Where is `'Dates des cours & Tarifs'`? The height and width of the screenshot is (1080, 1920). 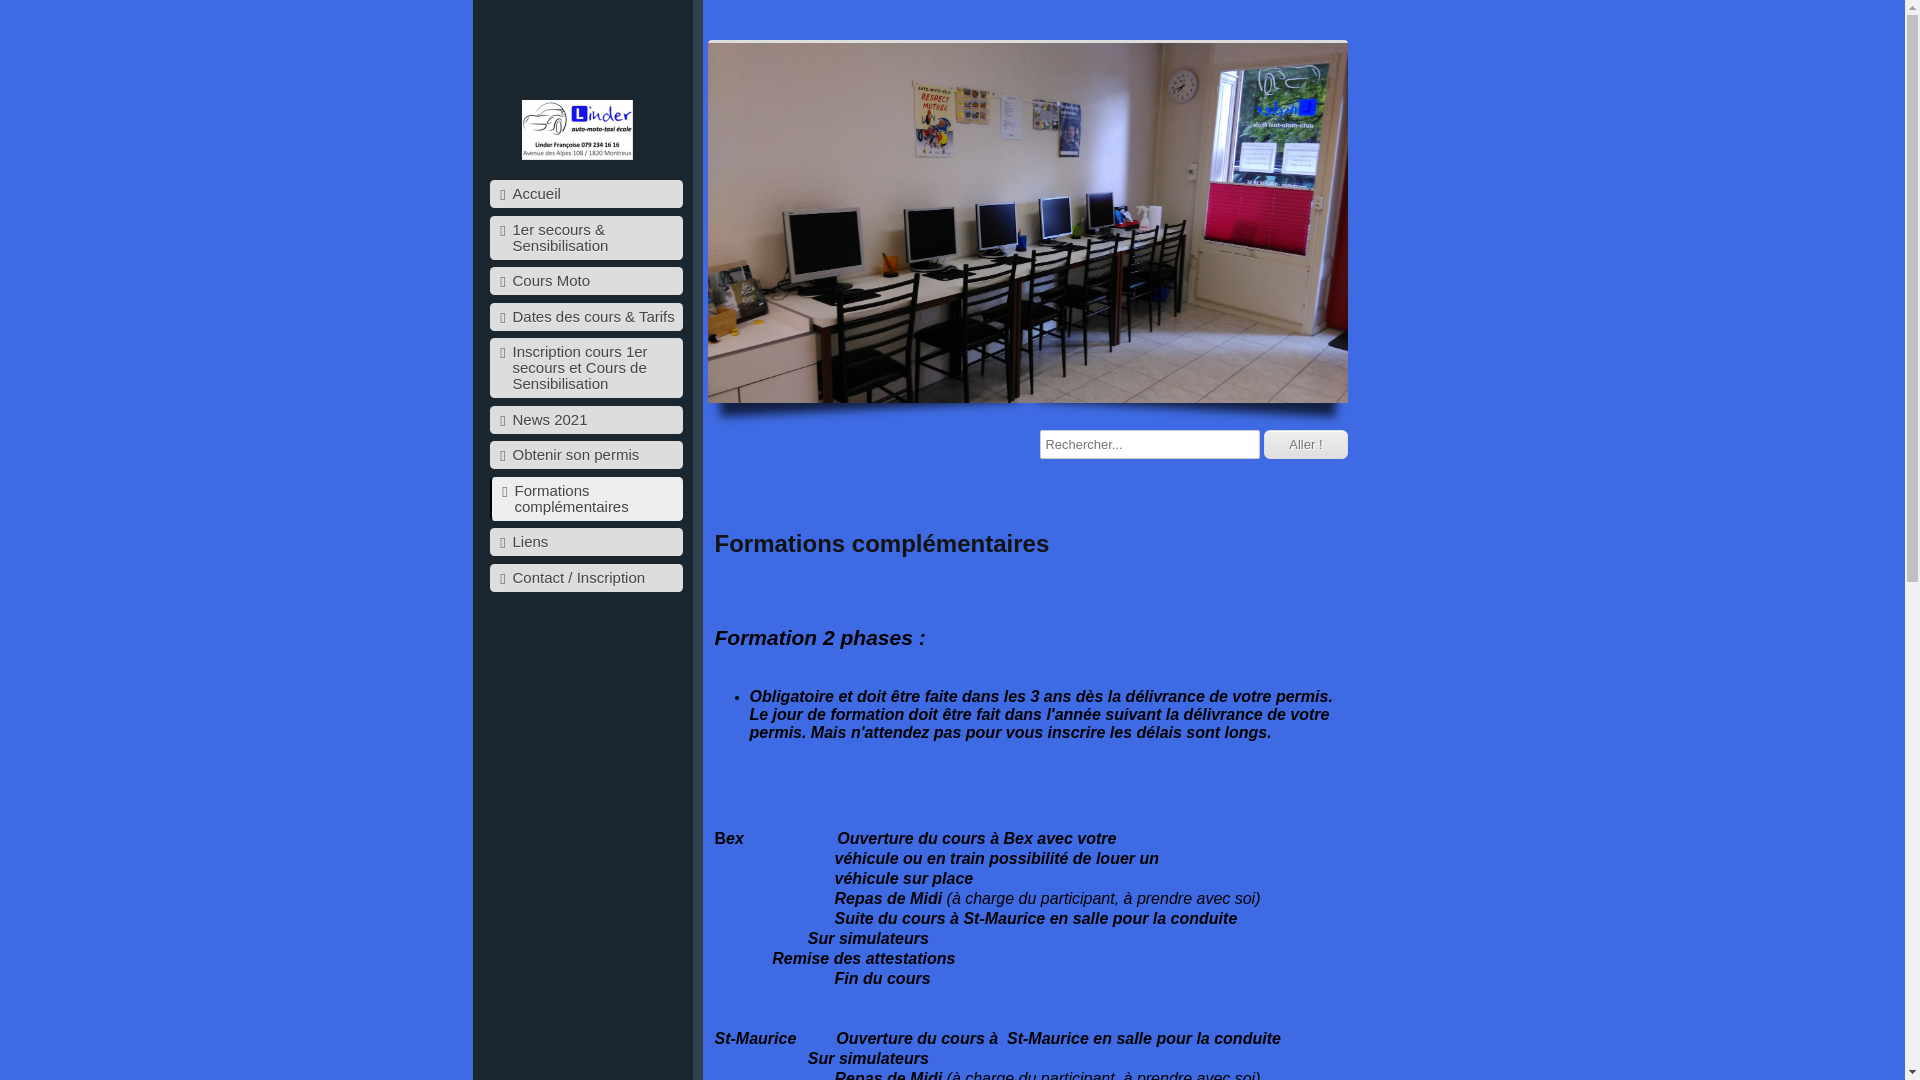
'Dates des cours & Tarifs' is located at coordinates (585, 315).